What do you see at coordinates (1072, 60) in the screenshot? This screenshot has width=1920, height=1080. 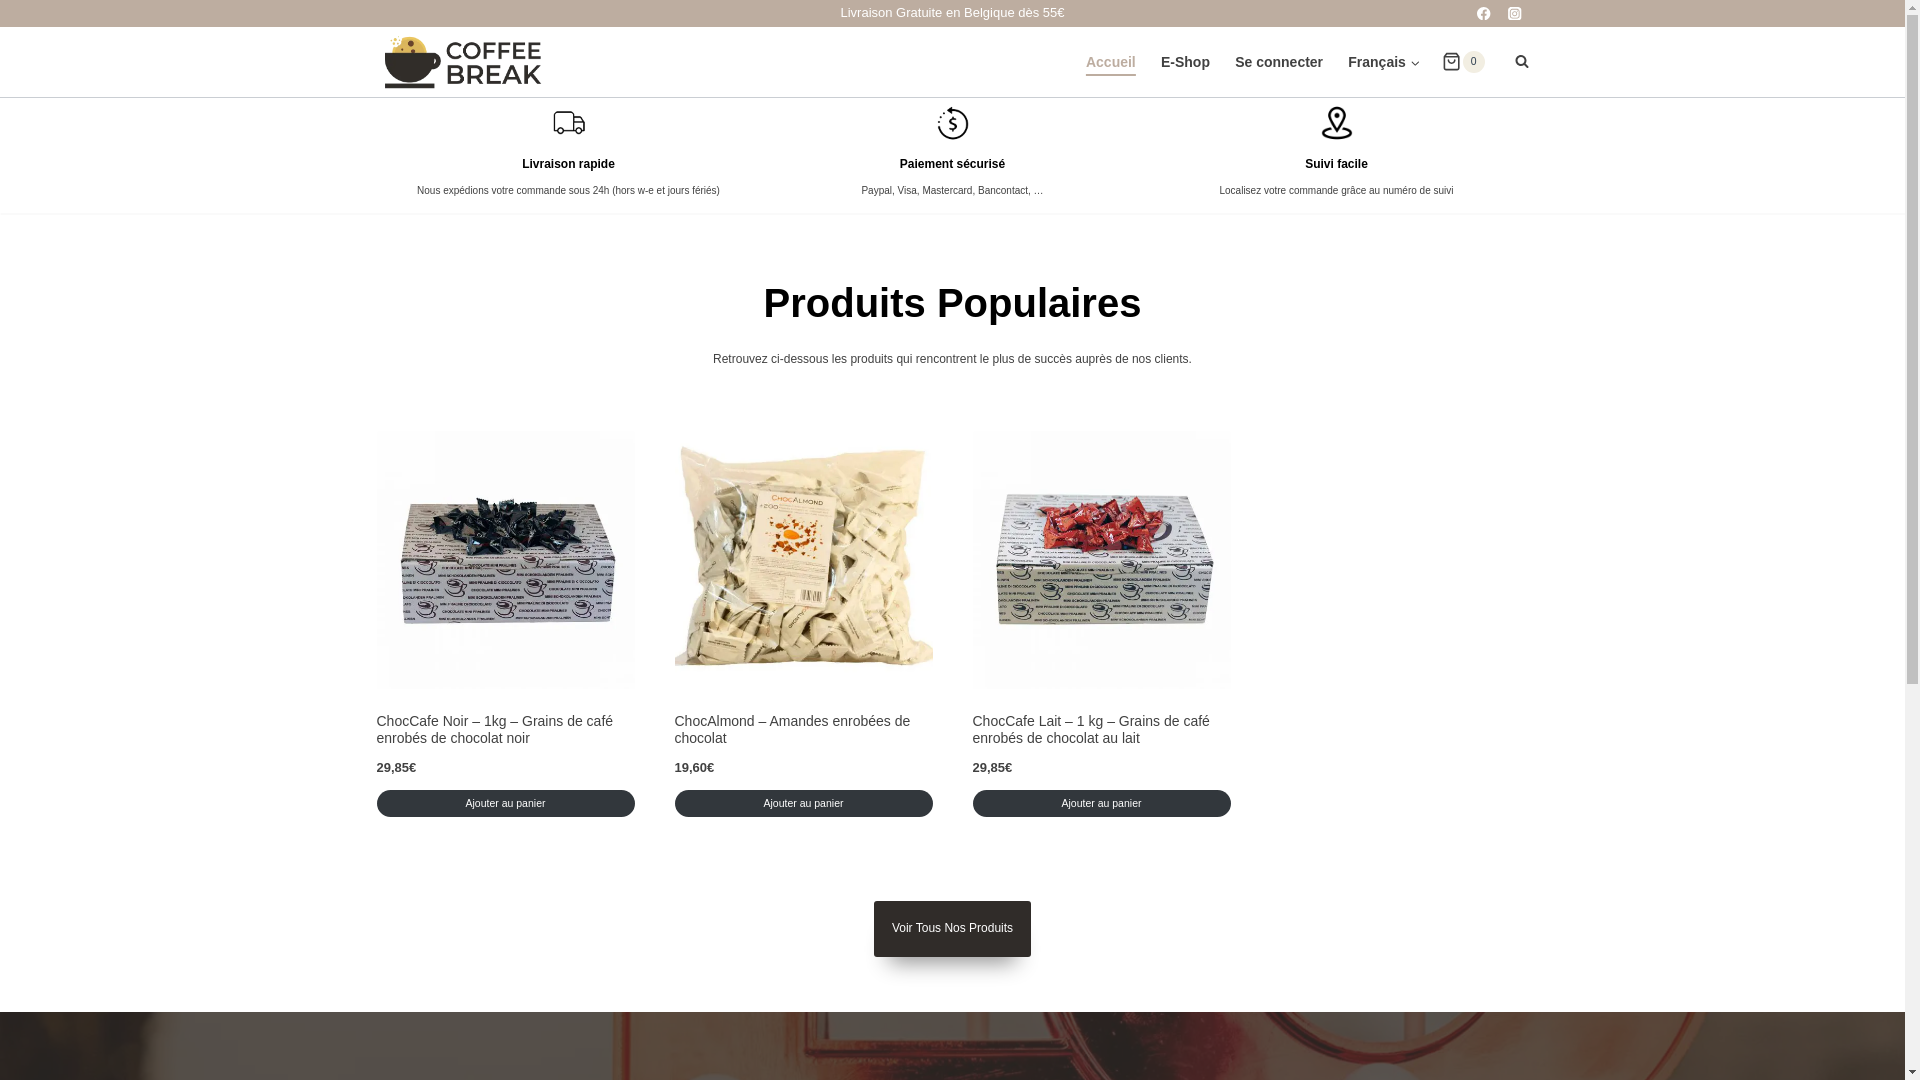 I see `'Accueil'` at bounding box center [1072, 60].